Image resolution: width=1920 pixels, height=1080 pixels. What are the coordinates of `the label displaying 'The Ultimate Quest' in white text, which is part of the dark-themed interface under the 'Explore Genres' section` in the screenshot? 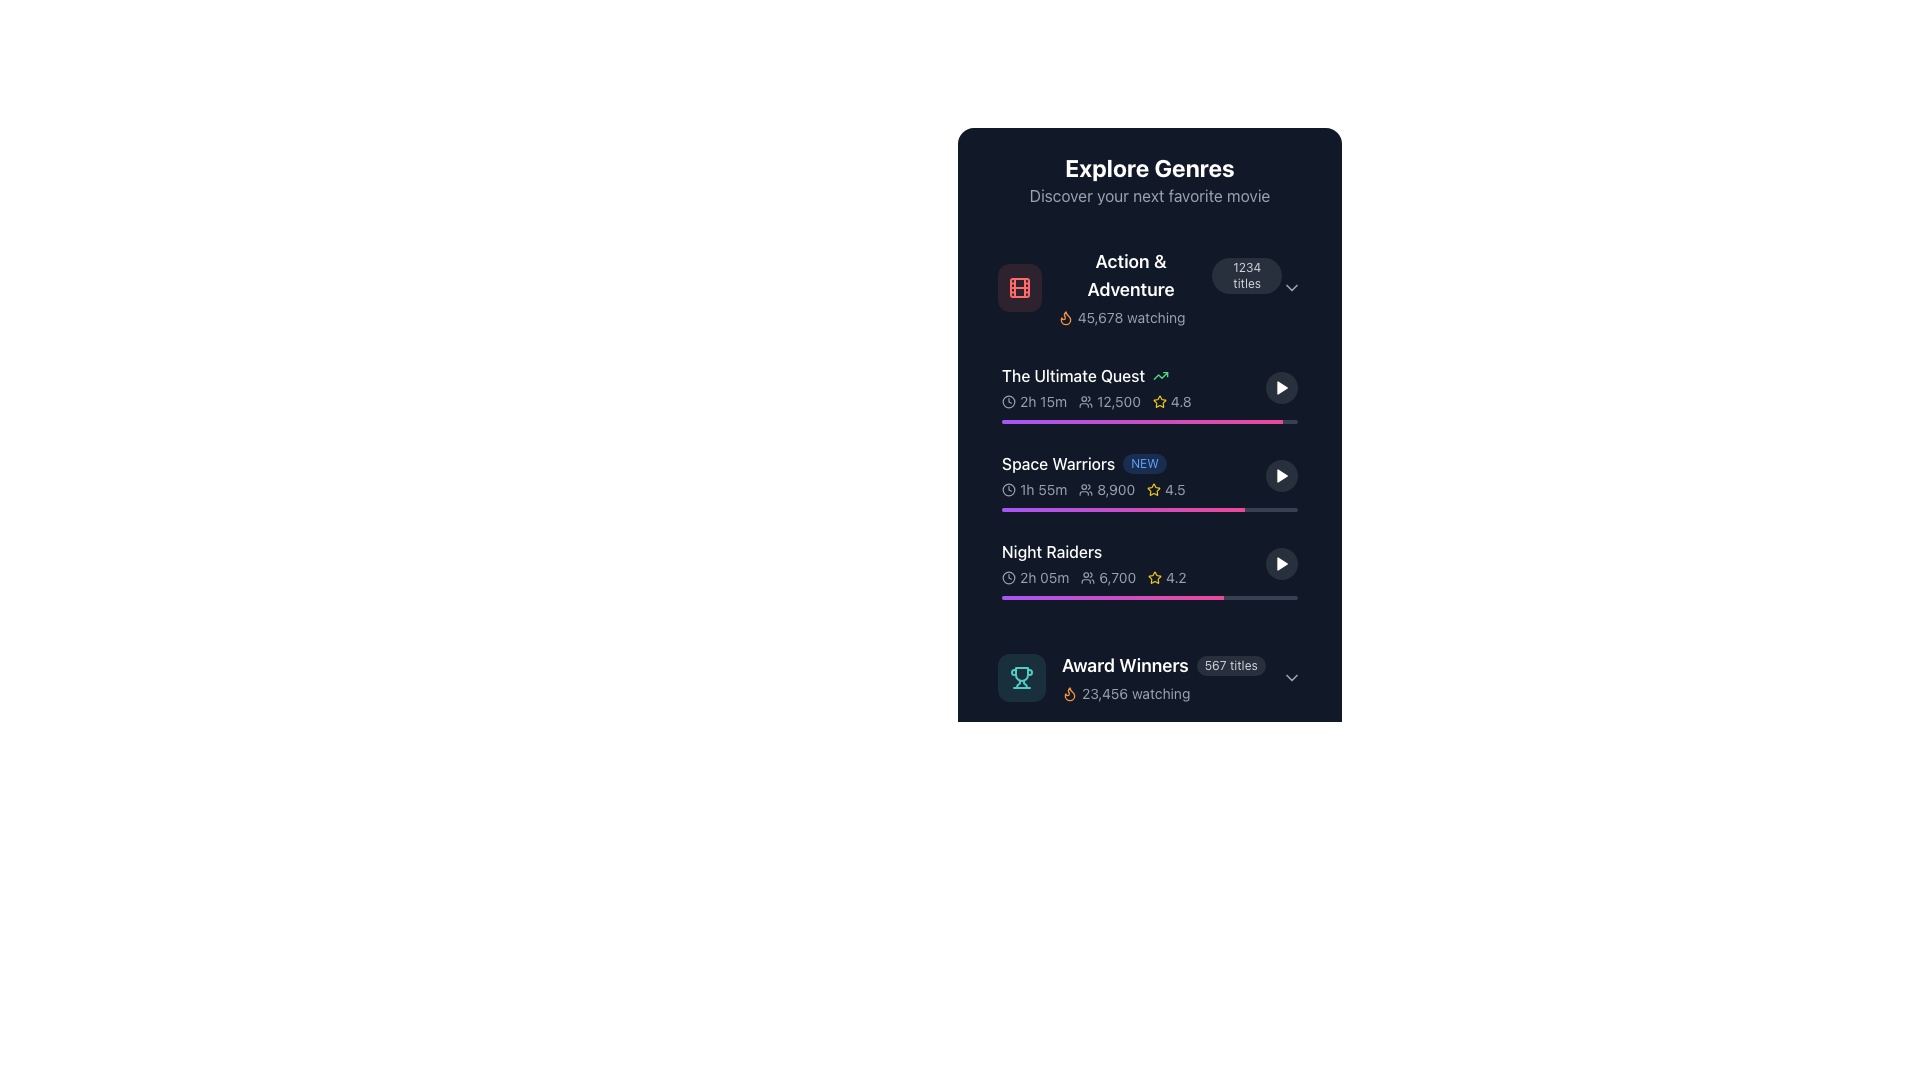 It's located at (1072, 375).